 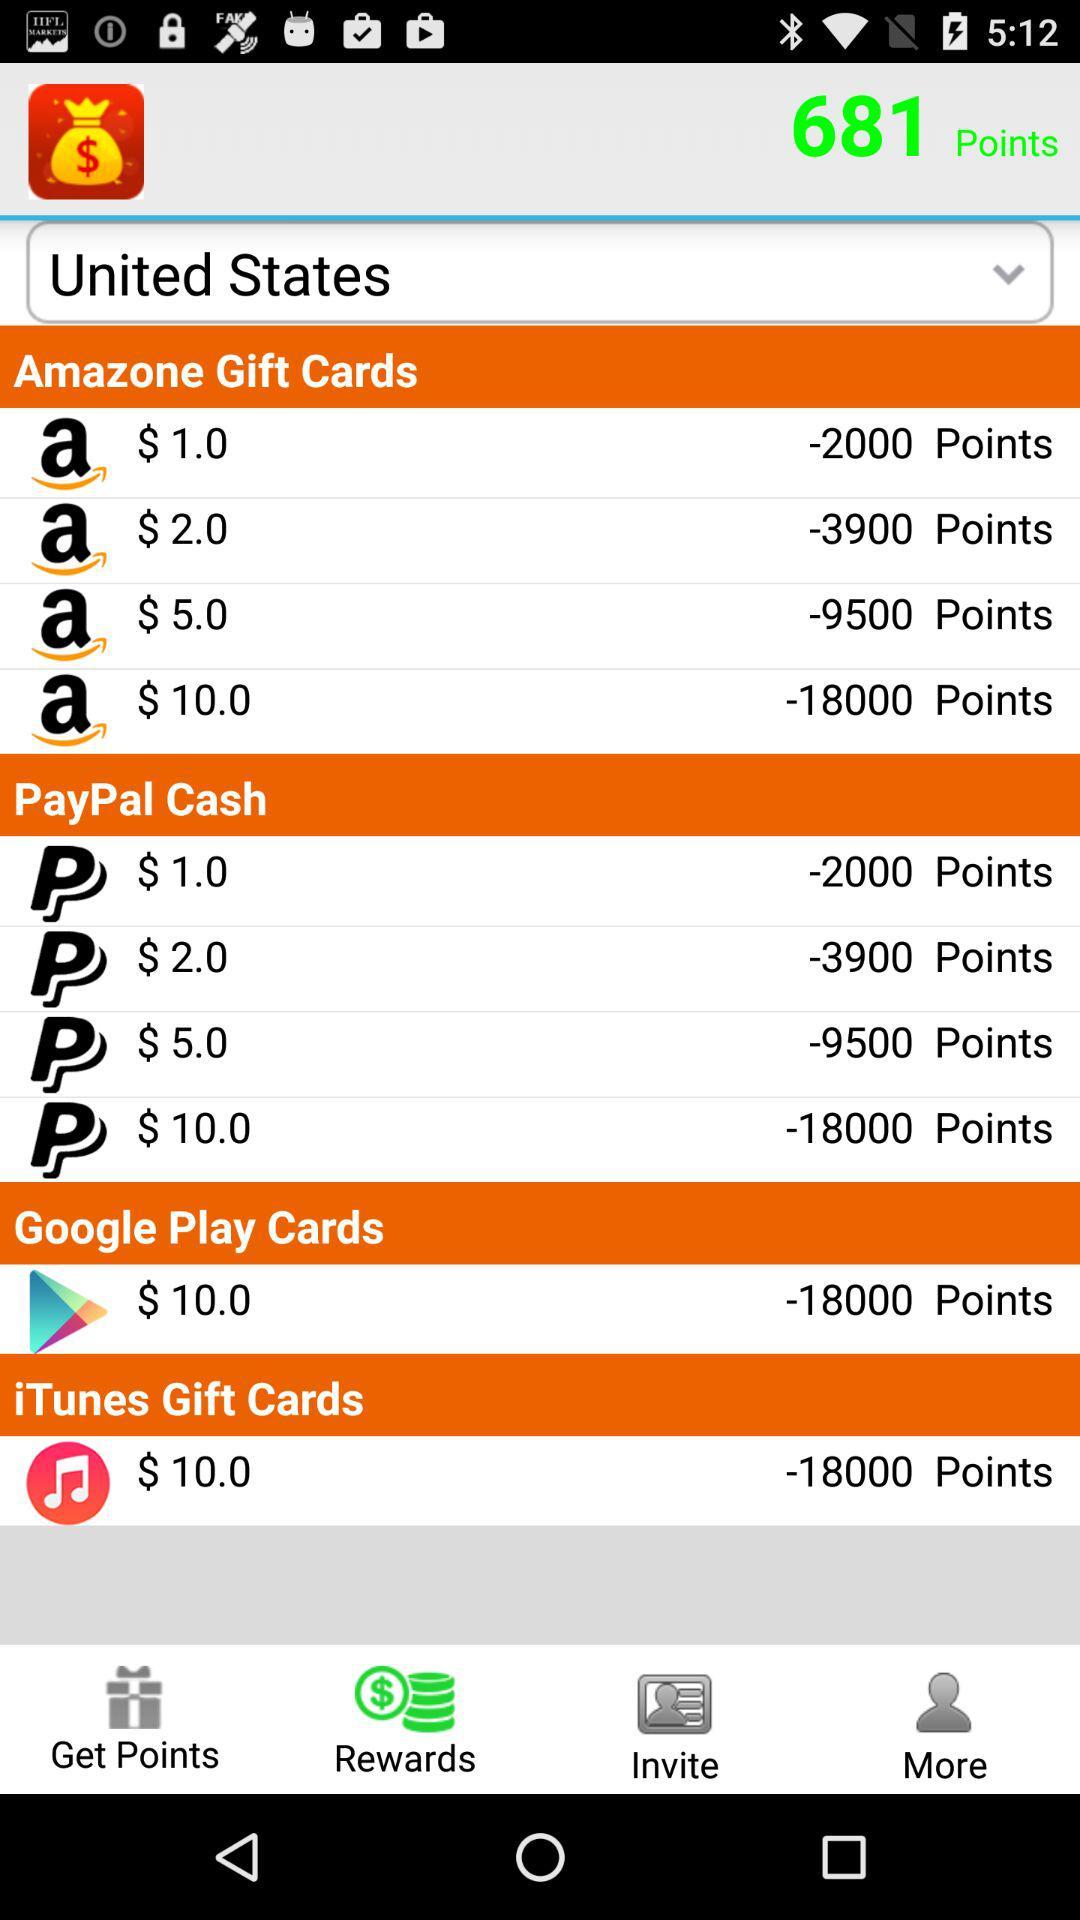 What do you see at coordinates (405, 1718) in the screenshot?
I see `radio button to the right of the get points icon` at bounding box center [405, 1718].